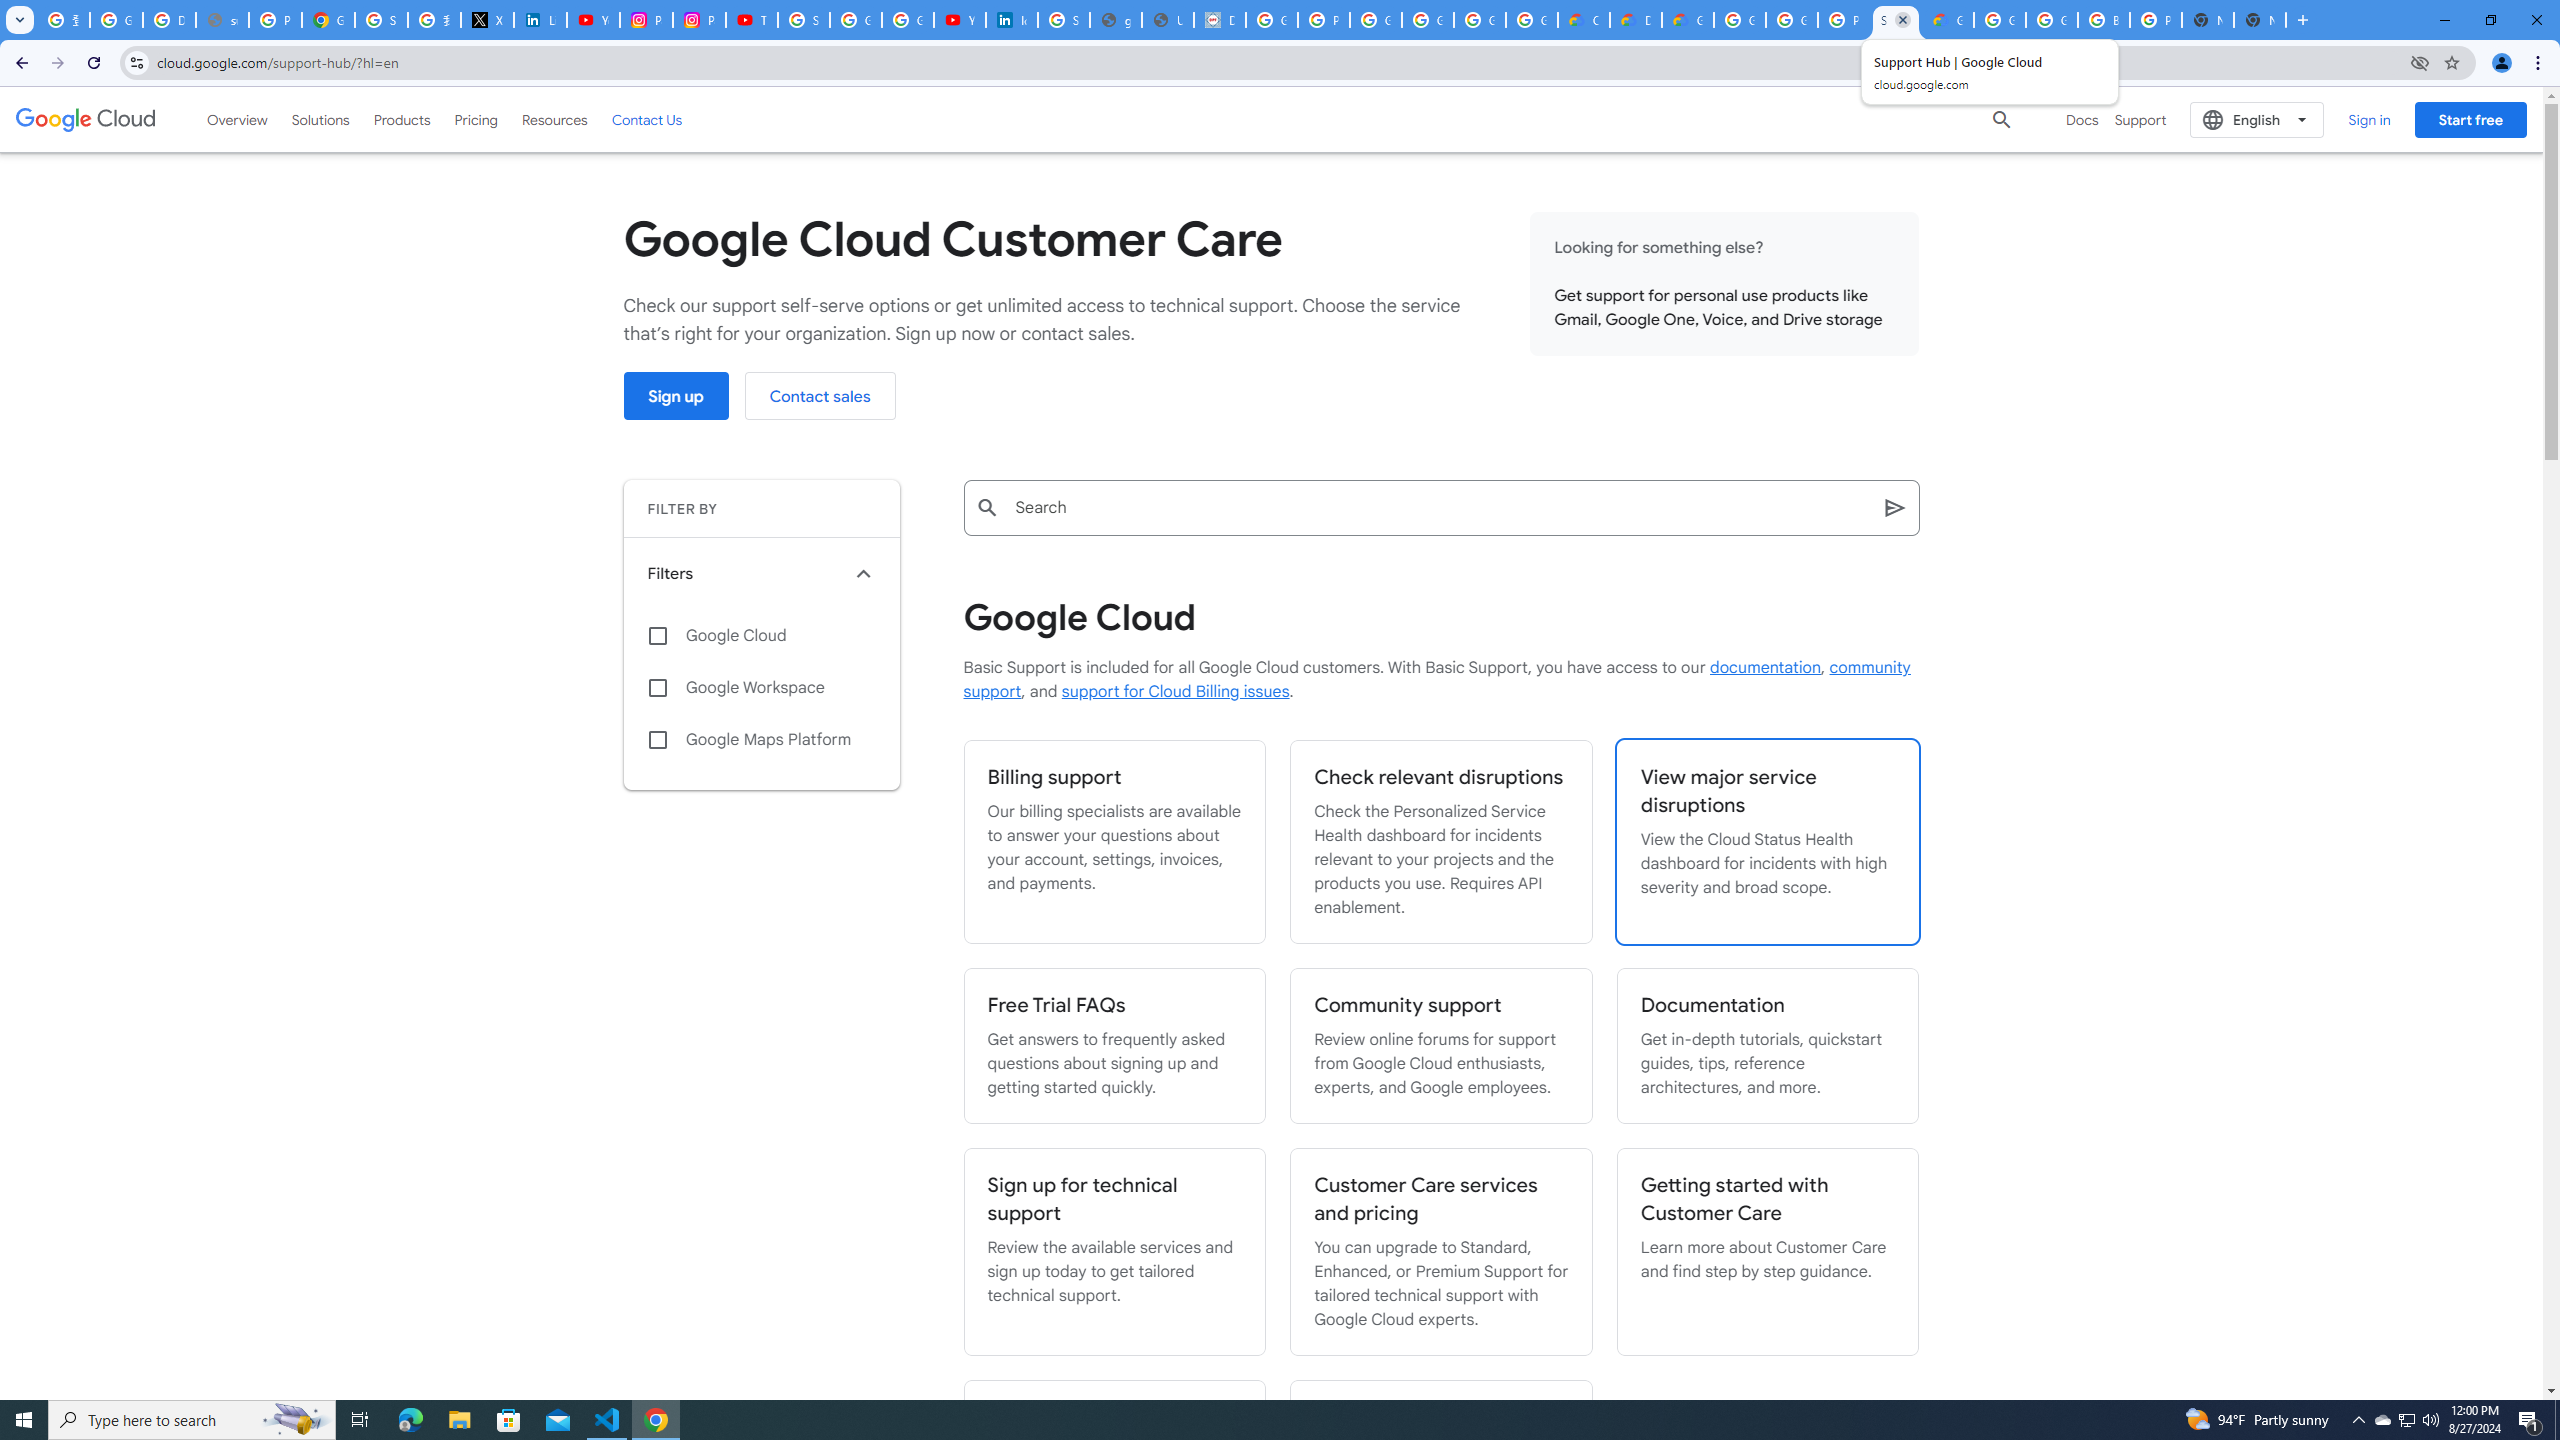  What do you see at coordinates (592, 19) in the screenshot?
I see `'YouTube Content Monetization Policies - How YouTube Works'` at bounding box center [592, 19].